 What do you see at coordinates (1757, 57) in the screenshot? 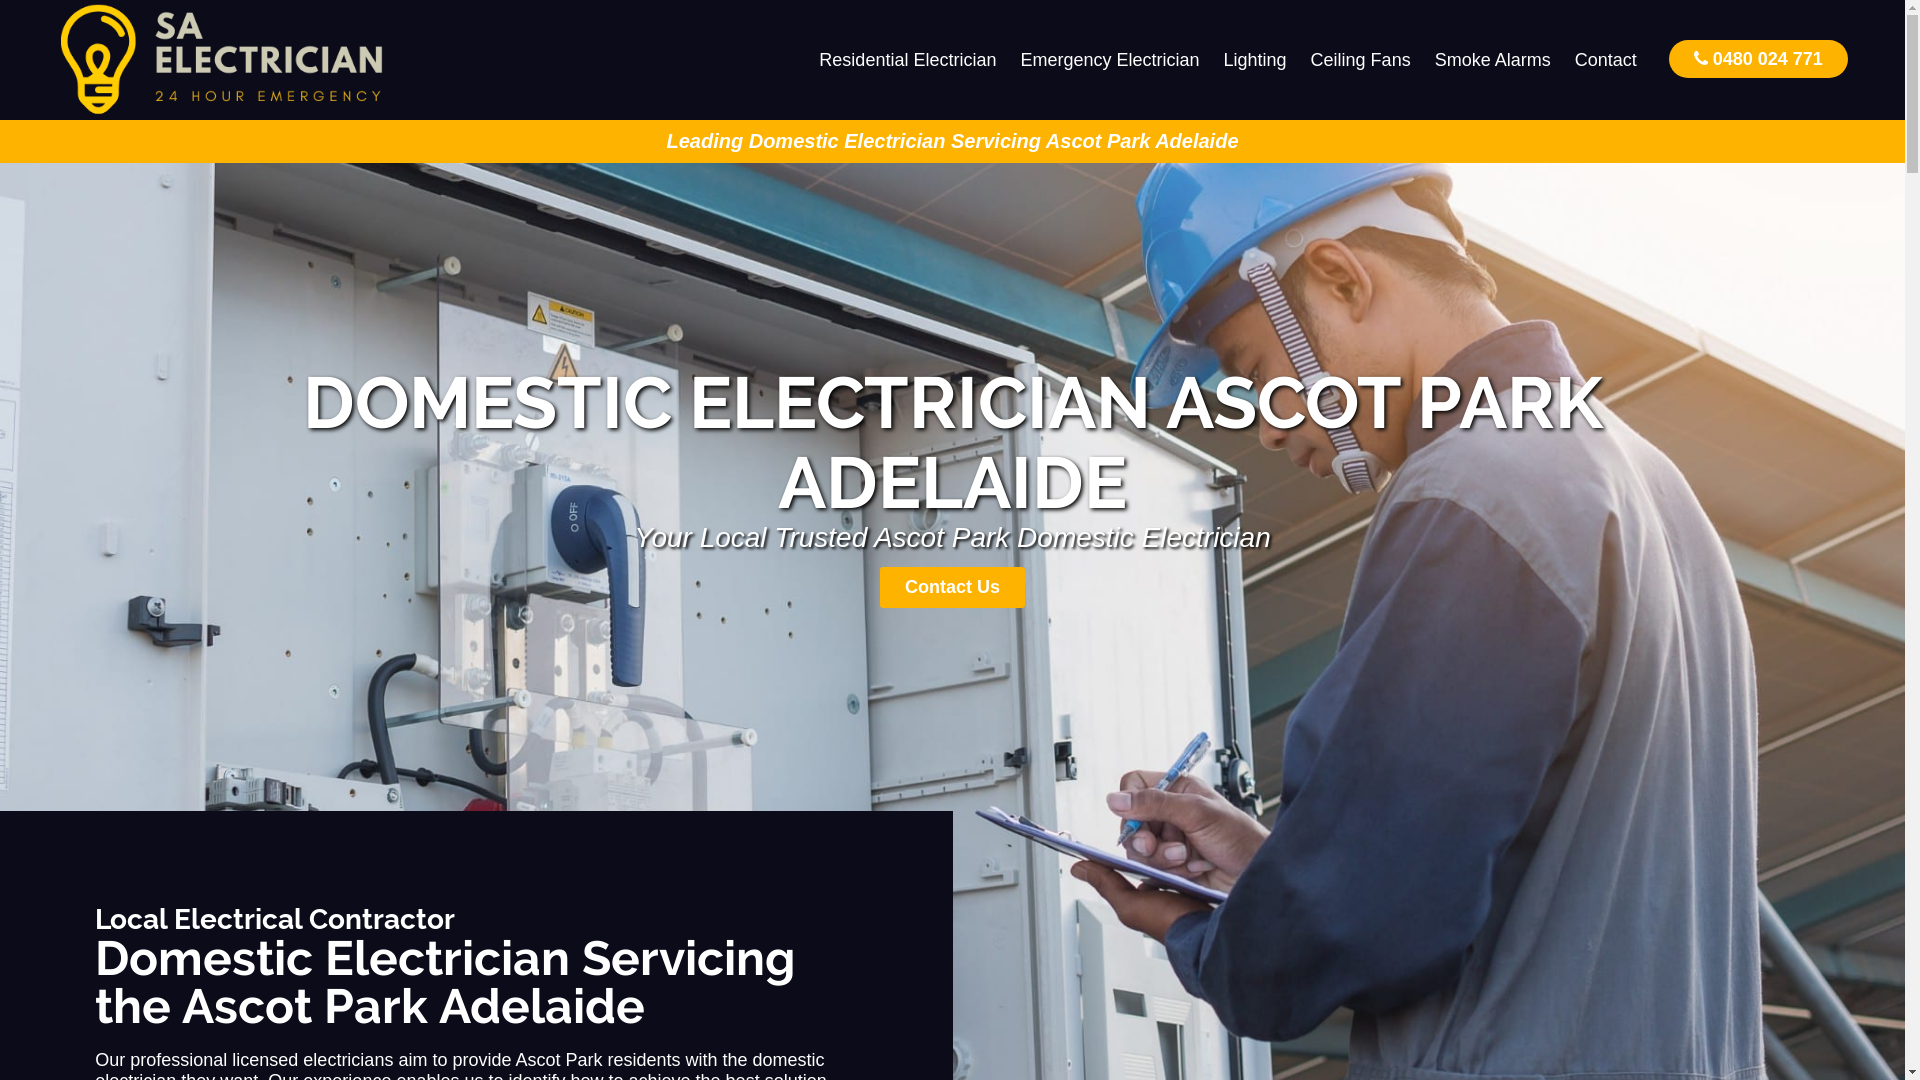
I see `'0480 024 771'` at bounding box center [1757, 57].